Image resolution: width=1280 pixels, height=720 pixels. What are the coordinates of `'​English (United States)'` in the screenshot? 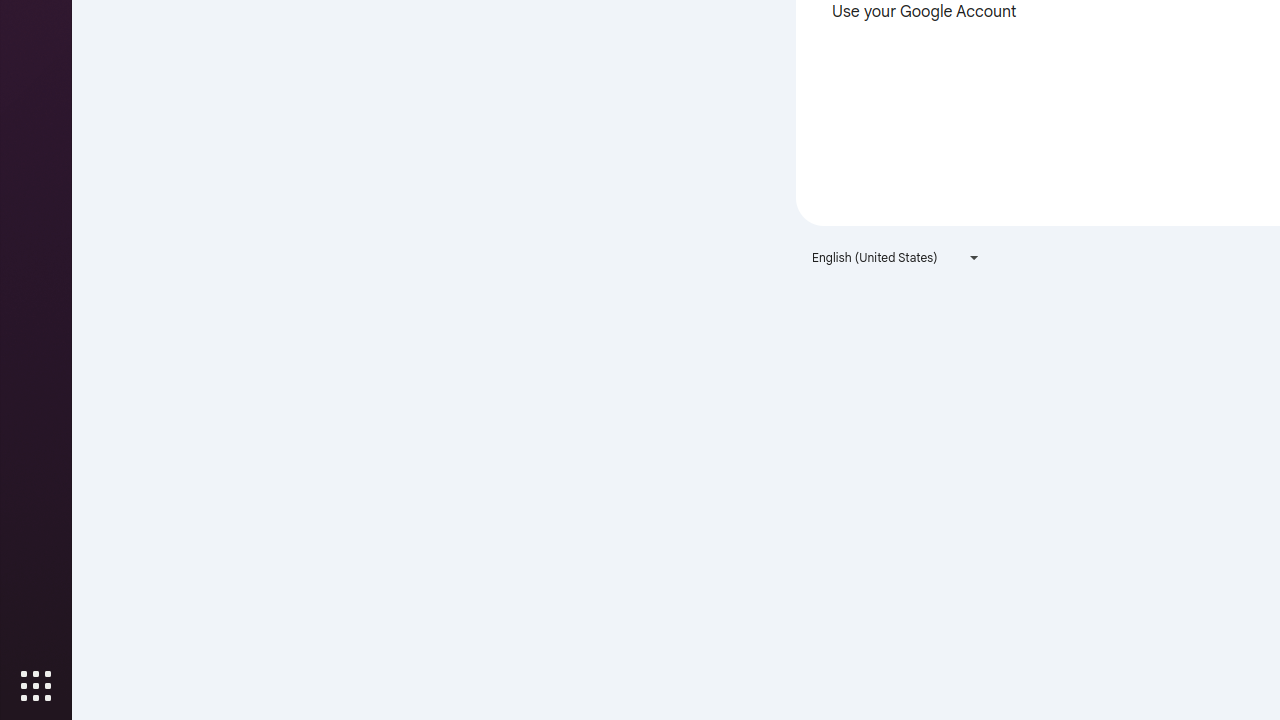 It's located at (895, 256).